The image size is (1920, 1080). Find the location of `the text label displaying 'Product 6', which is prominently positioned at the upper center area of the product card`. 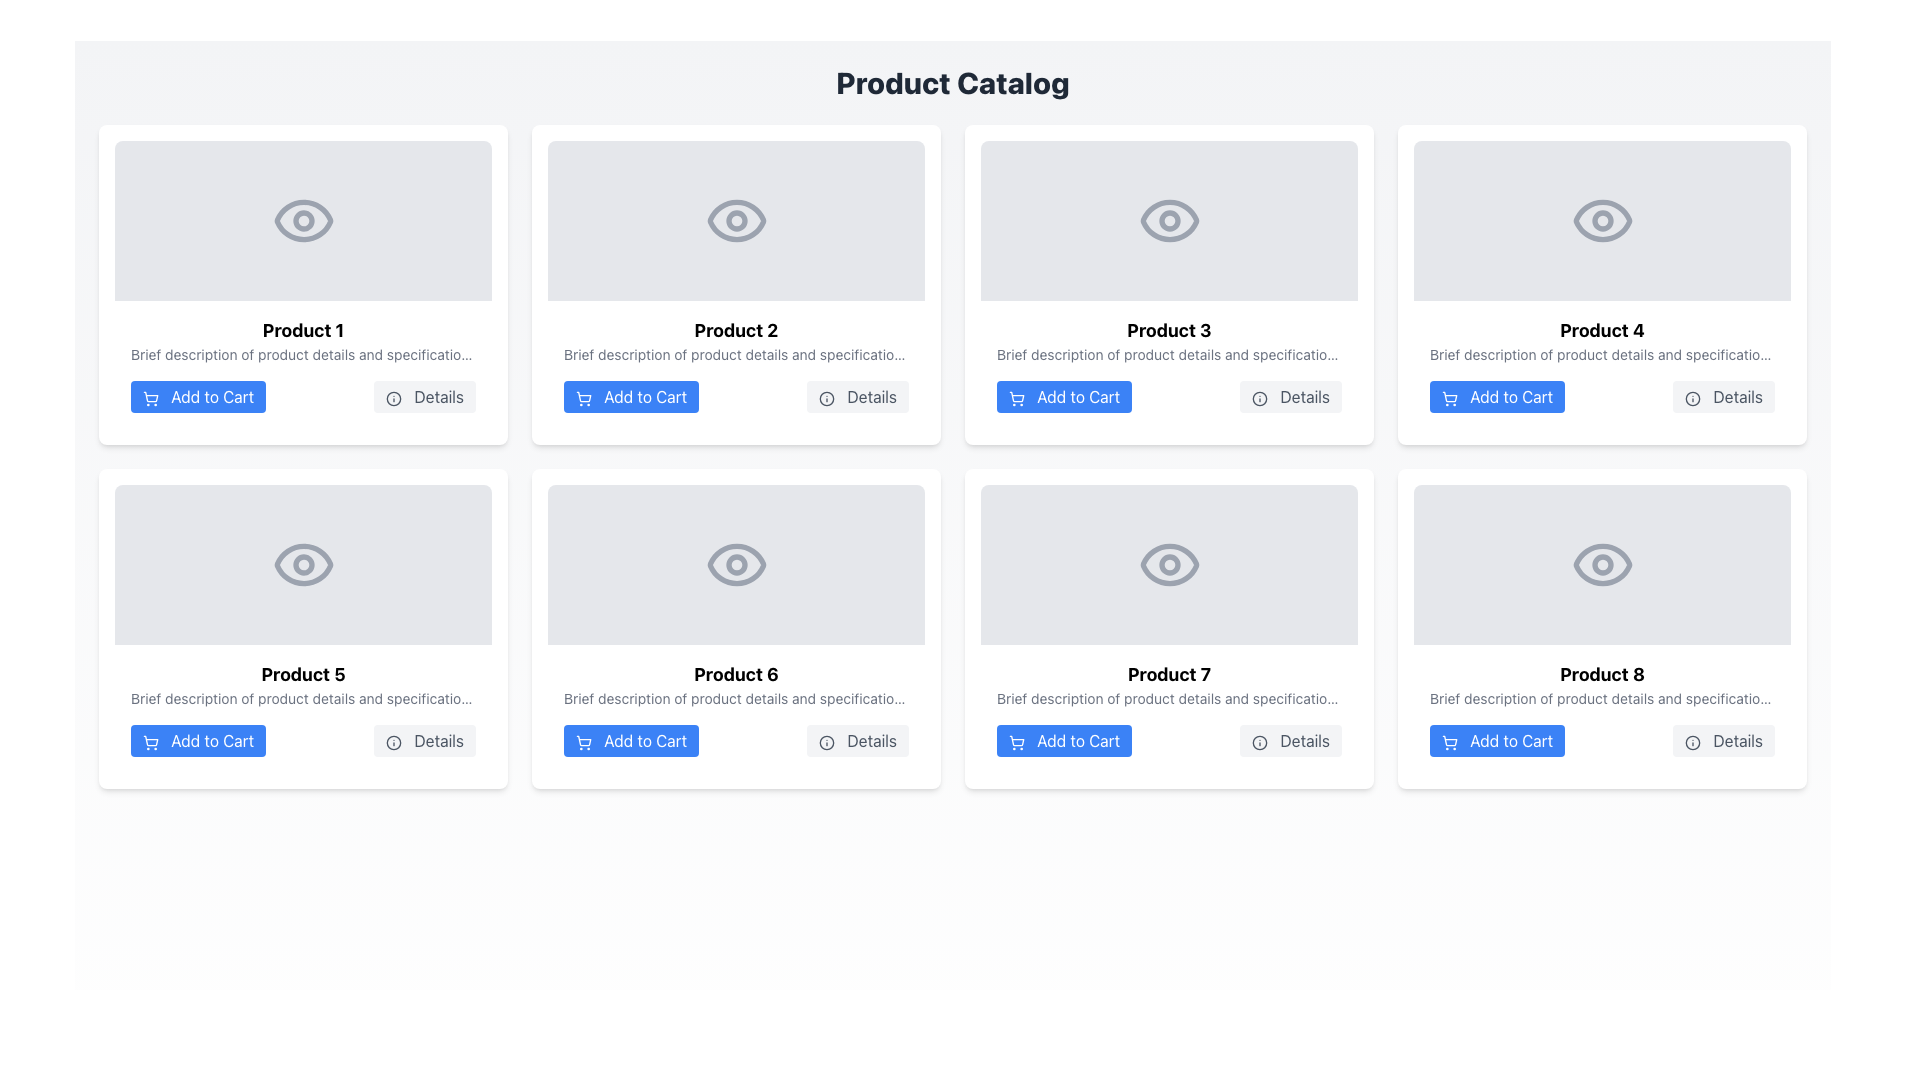

the text label displaying 'Product 6', which is prominently positioned at the upper center area of the product card is located at coordinates (735, 675).